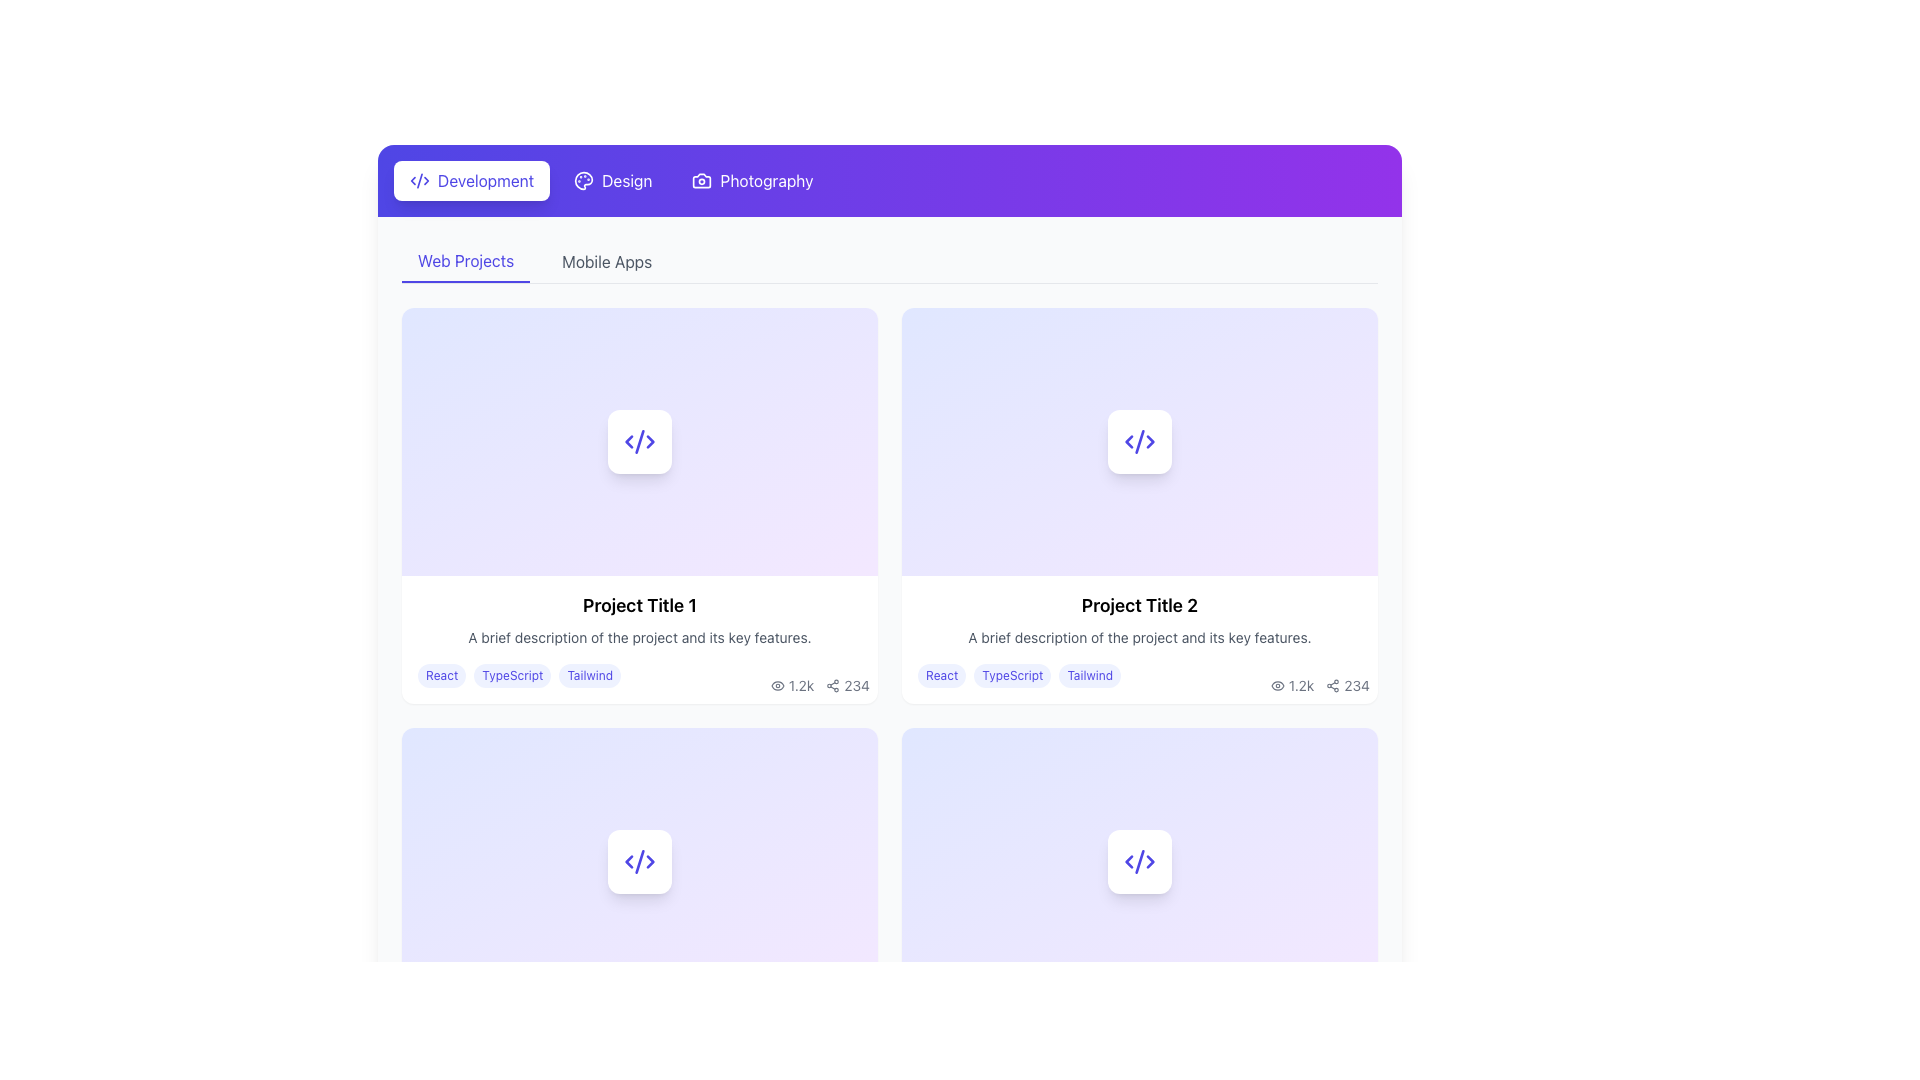  Describe the element at coordinates (1353, 751) in the screenshot. I see `the 'like' button located at the bottom-right corner of the card for 'Project Title 2'` at that location.